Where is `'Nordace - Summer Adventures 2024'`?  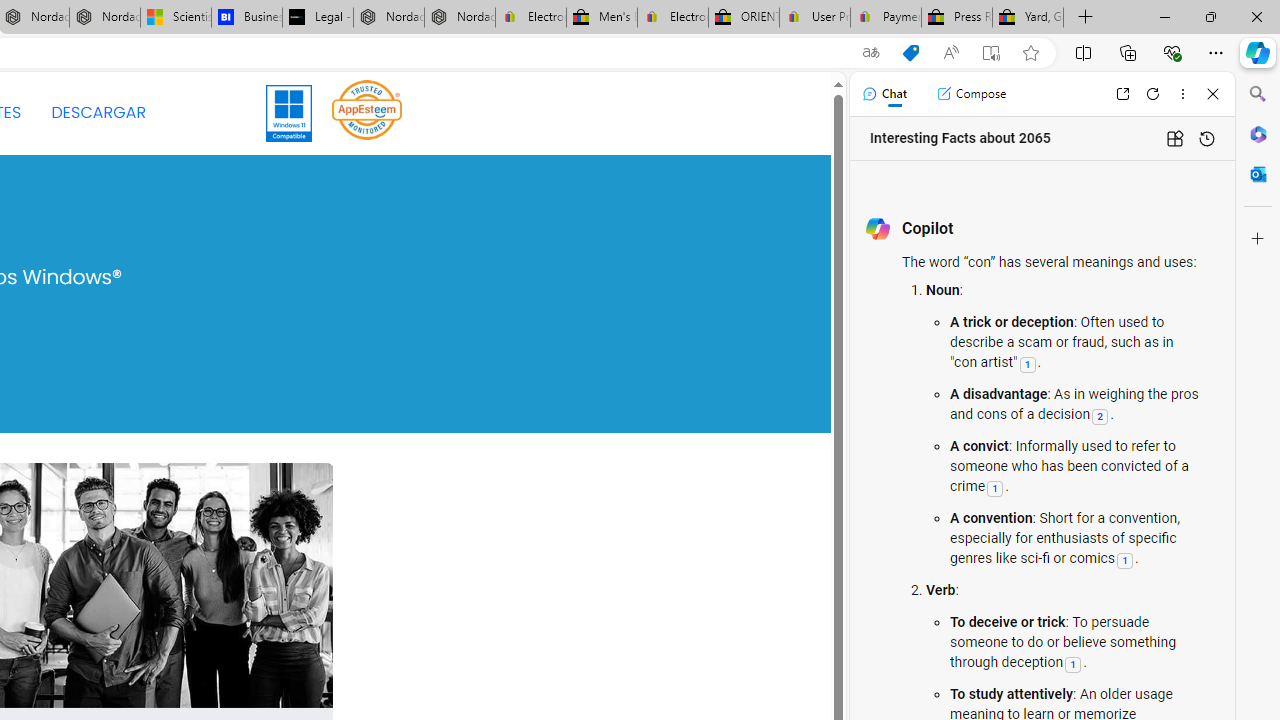 'Nordace - Summer Adventures 2024' is located at coordinates (389, 17).